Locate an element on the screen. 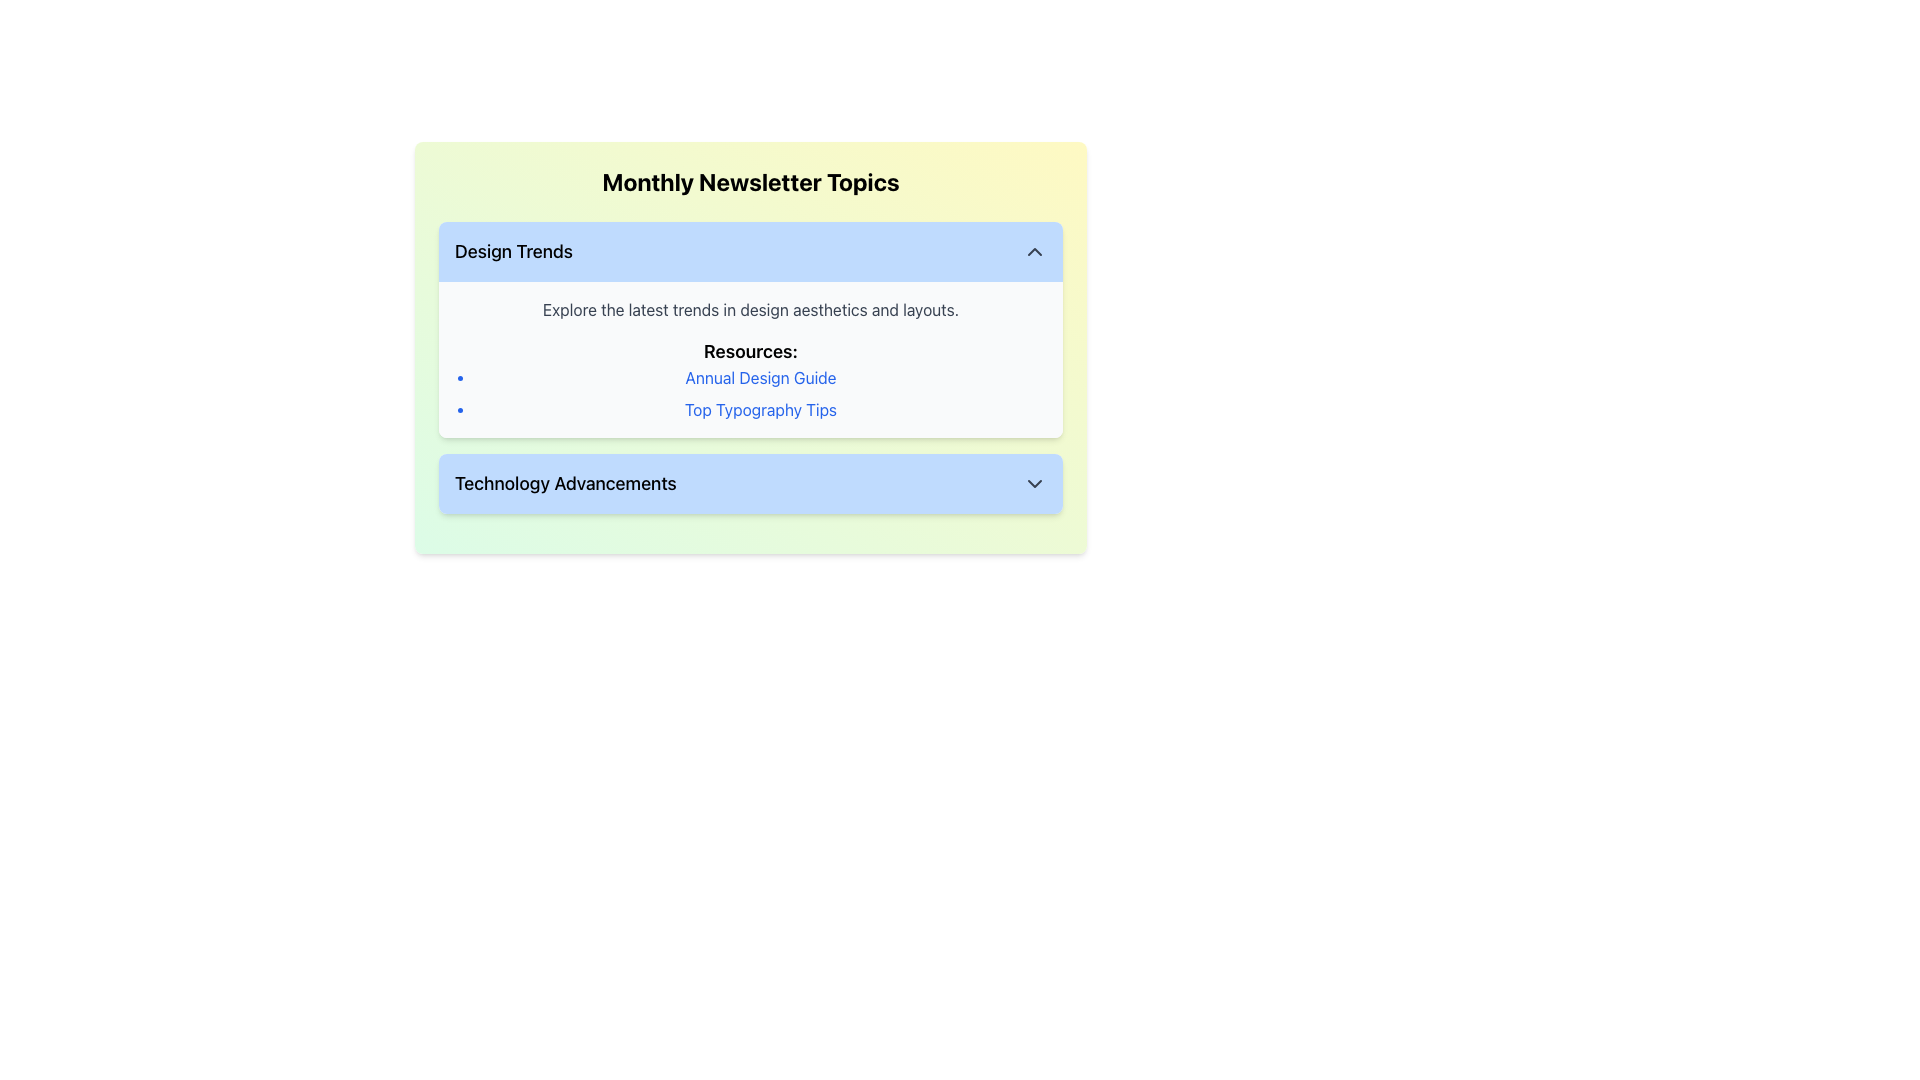 This screenshot has height=1080, width=1920. the arrow icon button located on the top-right corner of the blue-colored bar in the 'Design Trends' section is located at coordinates (1035, 250).